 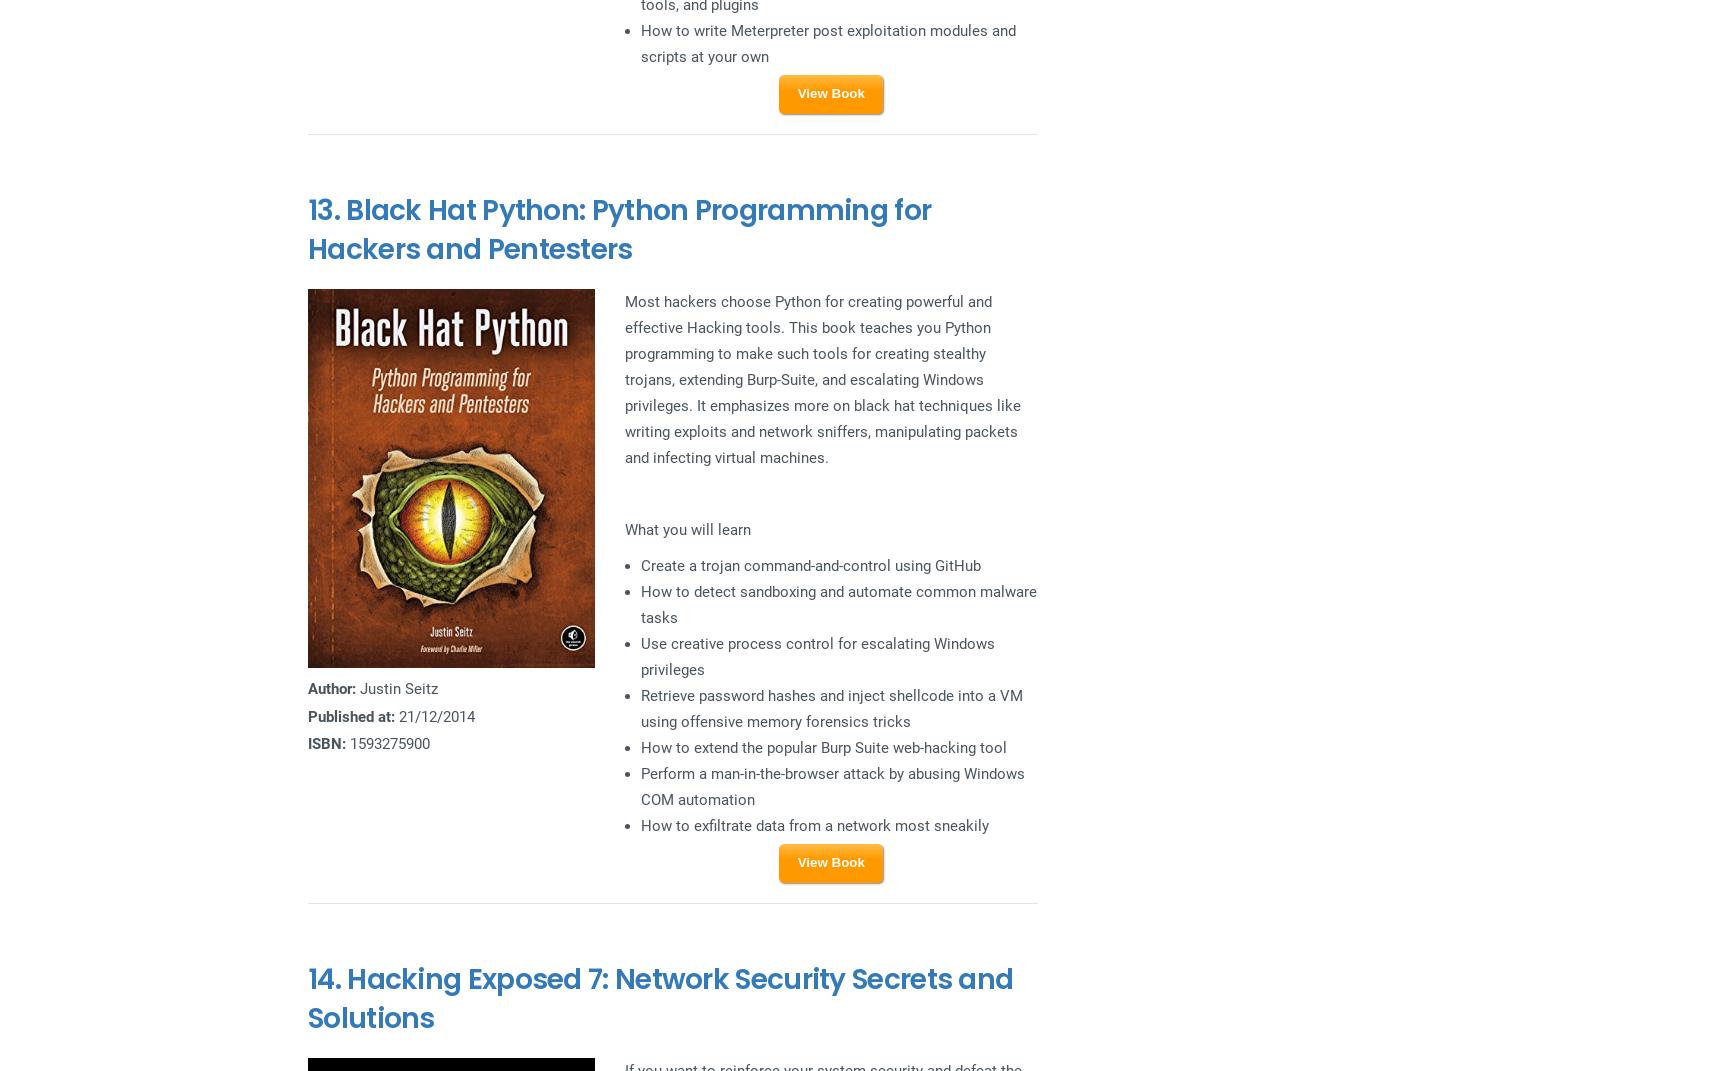 I want to click on 'What you will learn', so click(x=685, y=527).